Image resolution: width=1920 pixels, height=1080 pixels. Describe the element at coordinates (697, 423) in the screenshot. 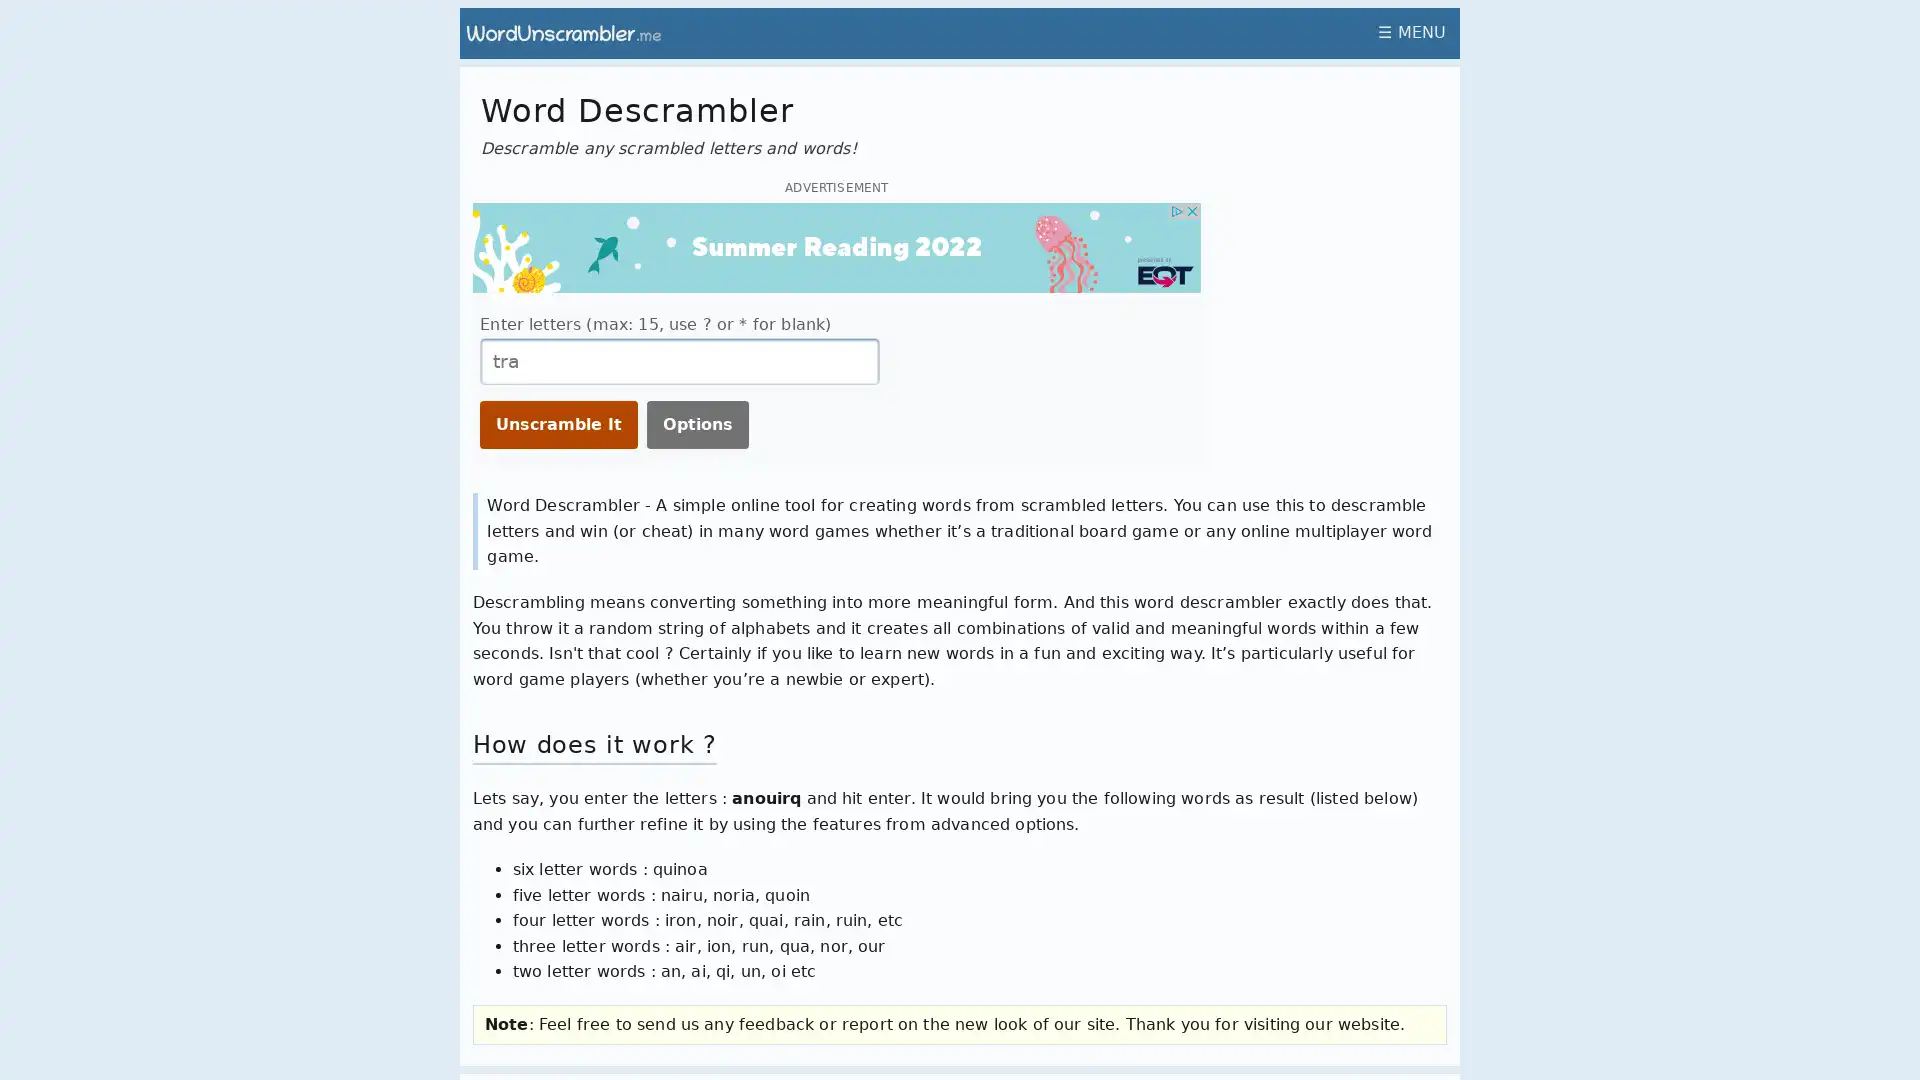

I see `Options` at that location.